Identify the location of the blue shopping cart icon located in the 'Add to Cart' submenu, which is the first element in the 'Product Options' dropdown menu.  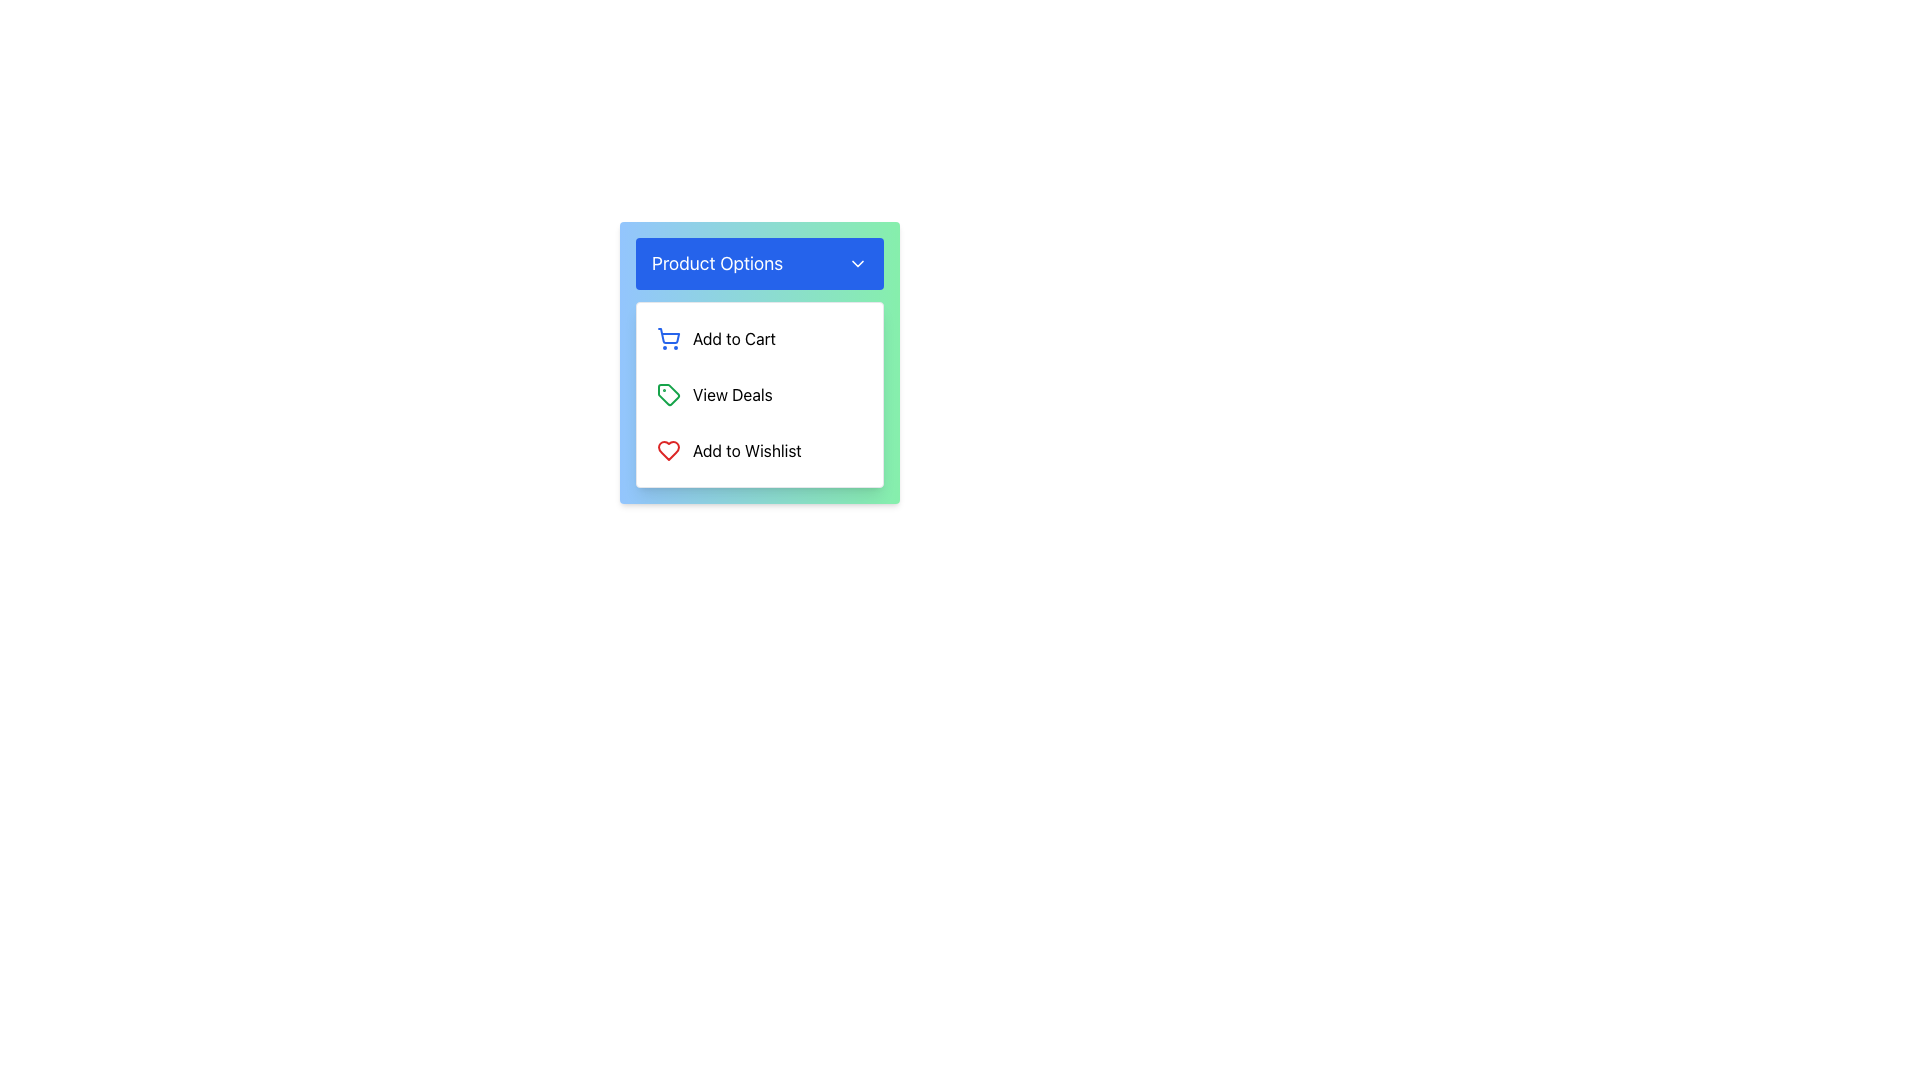
(668, 338).